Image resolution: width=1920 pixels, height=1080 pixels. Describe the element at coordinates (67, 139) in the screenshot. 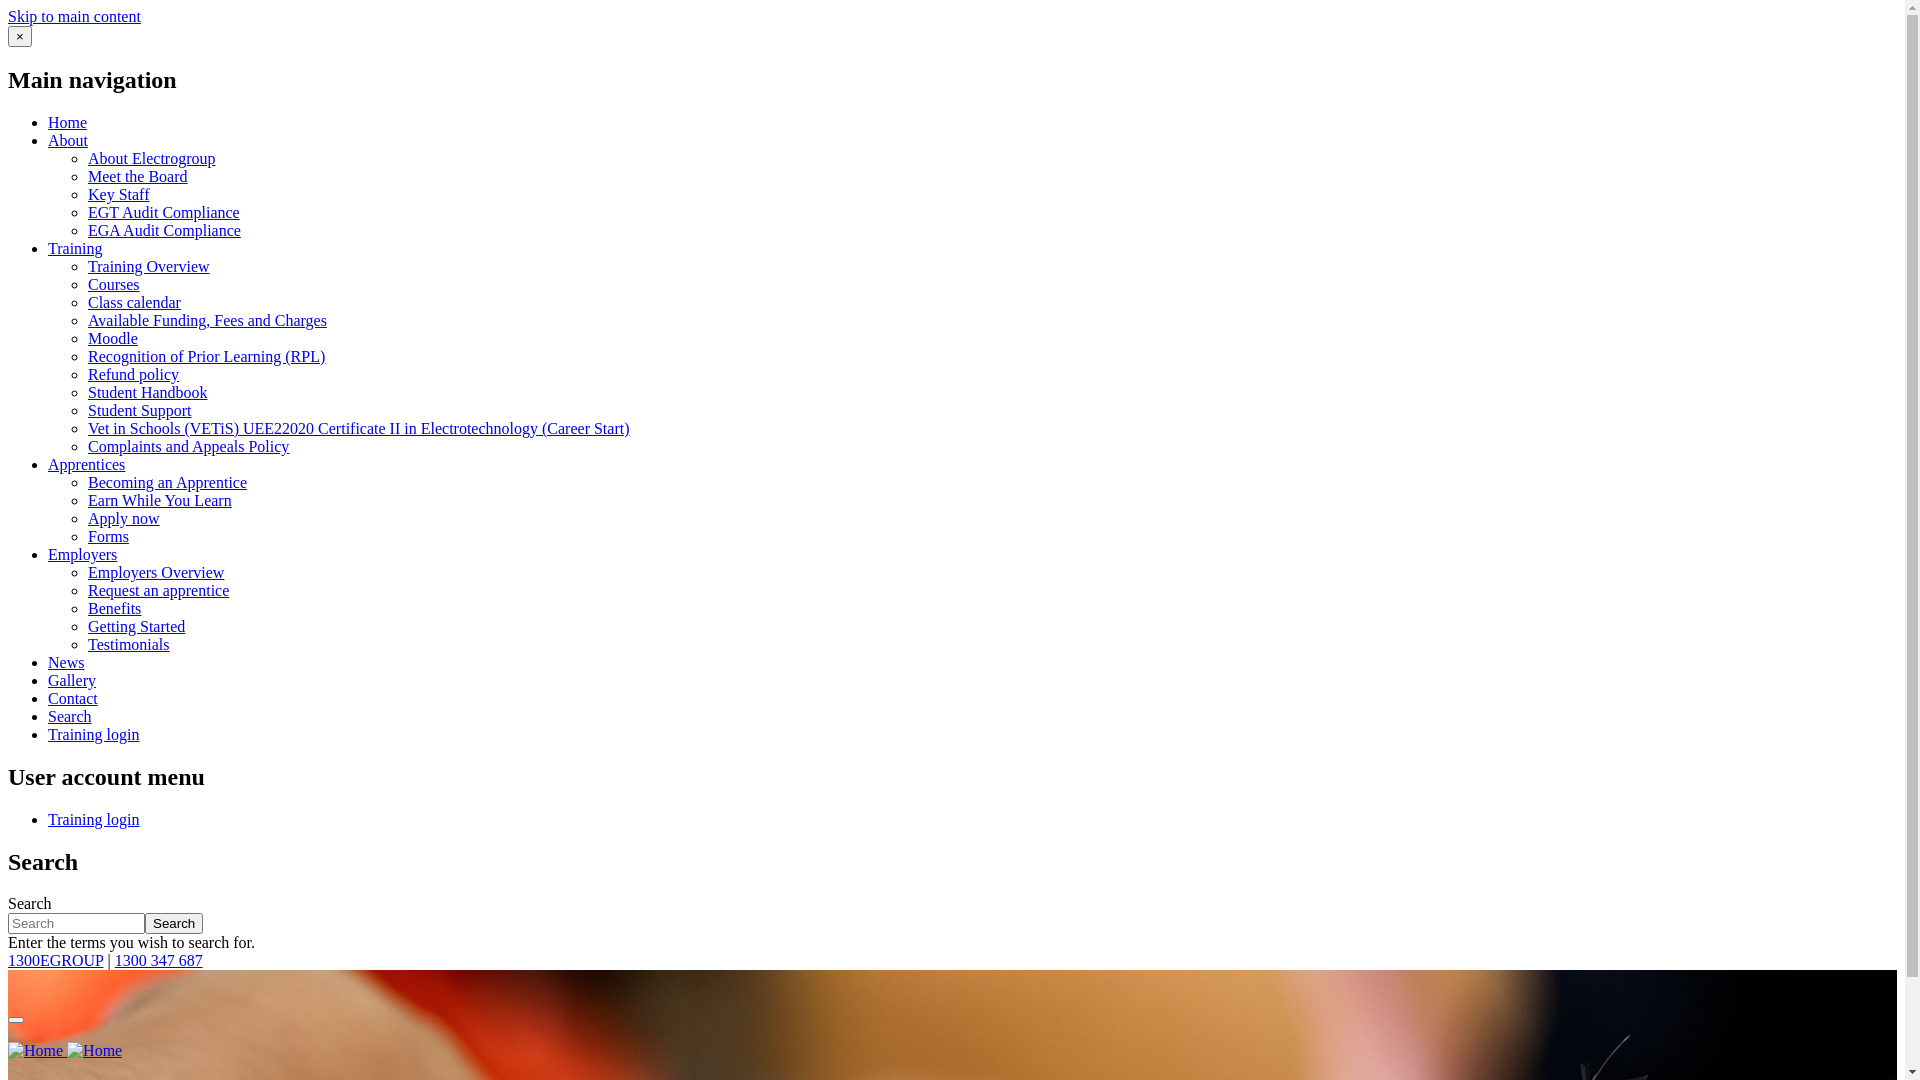

I see `'About'` at that location.